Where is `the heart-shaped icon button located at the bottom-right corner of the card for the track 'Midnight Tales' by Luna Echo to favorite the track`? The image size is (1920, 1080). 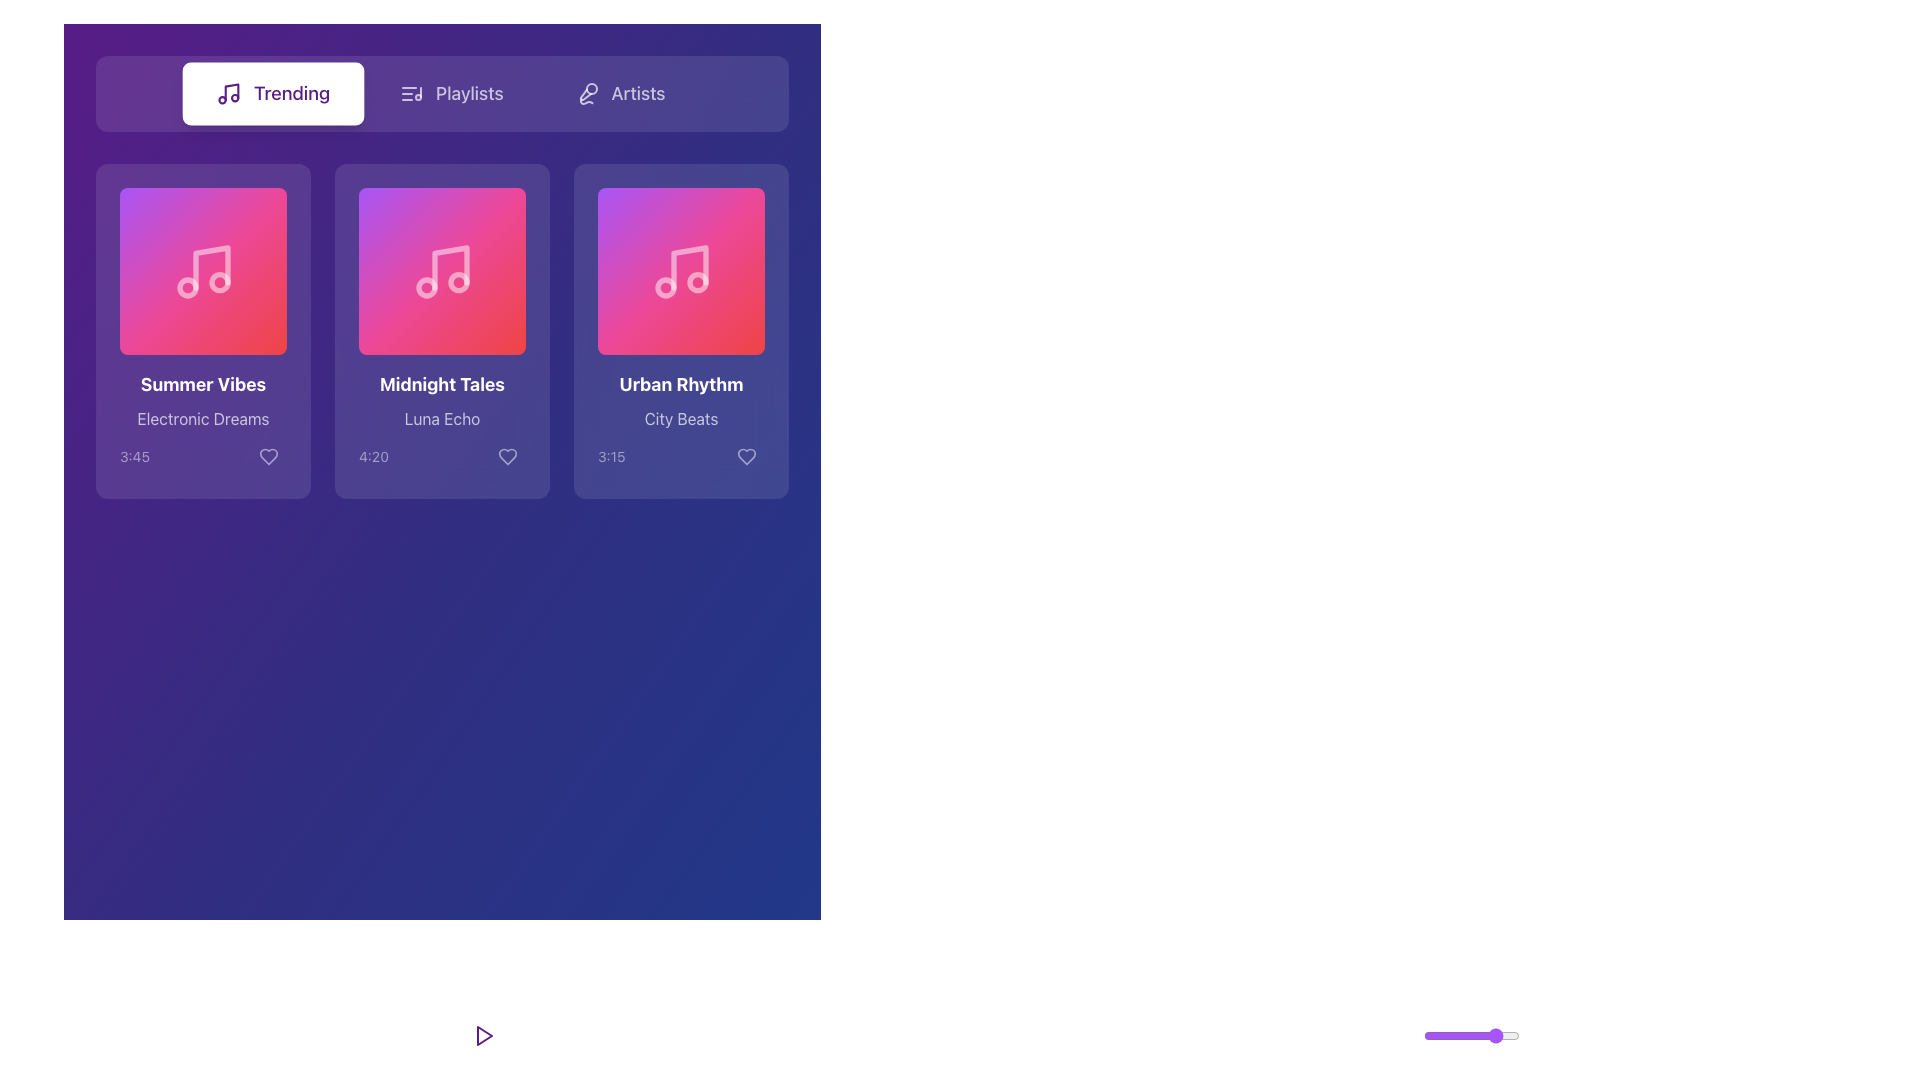 the heart-shaped icon button located at the bottom-right corner of the card for the track 'Midnight Tales' by Luna Echo to favorite the track is located at coordinates (508, 456).